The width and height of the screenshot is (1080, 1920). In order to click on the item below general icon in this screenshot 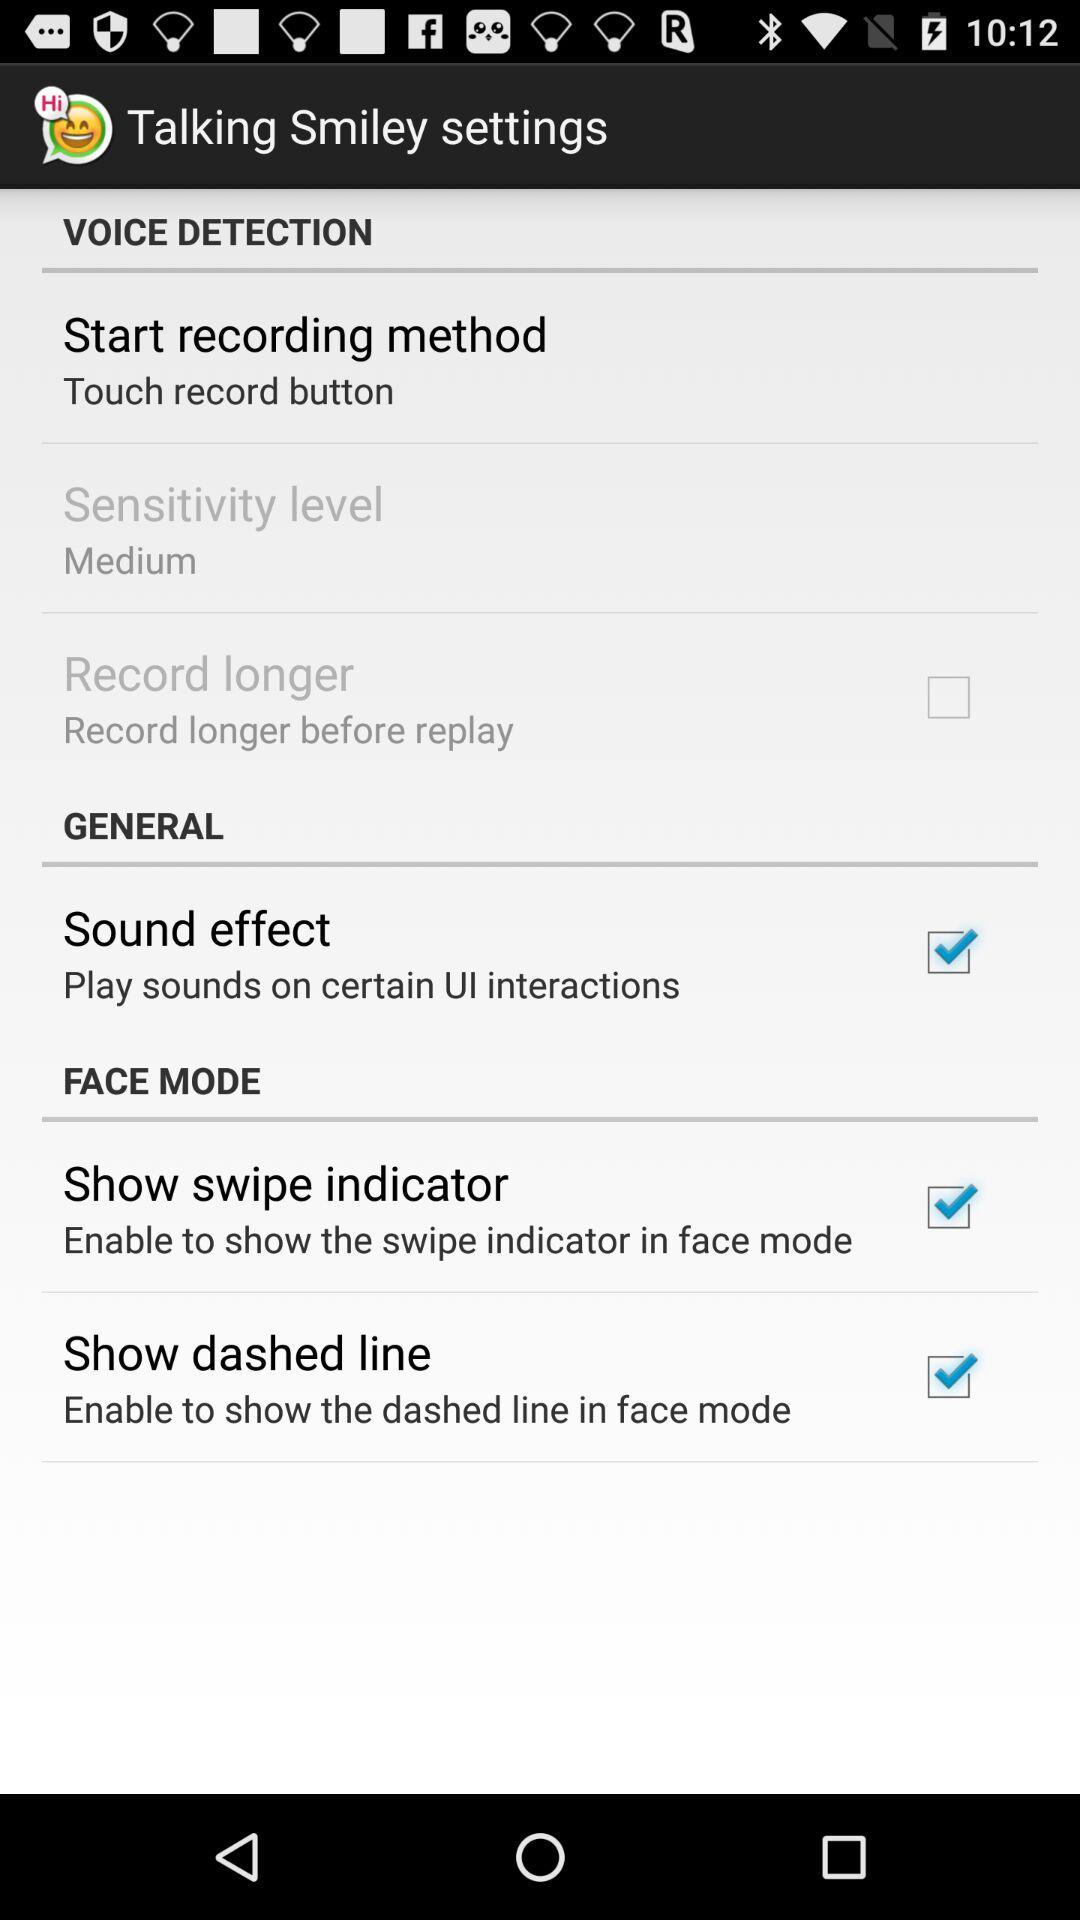, I will do `click(197, 926)`.